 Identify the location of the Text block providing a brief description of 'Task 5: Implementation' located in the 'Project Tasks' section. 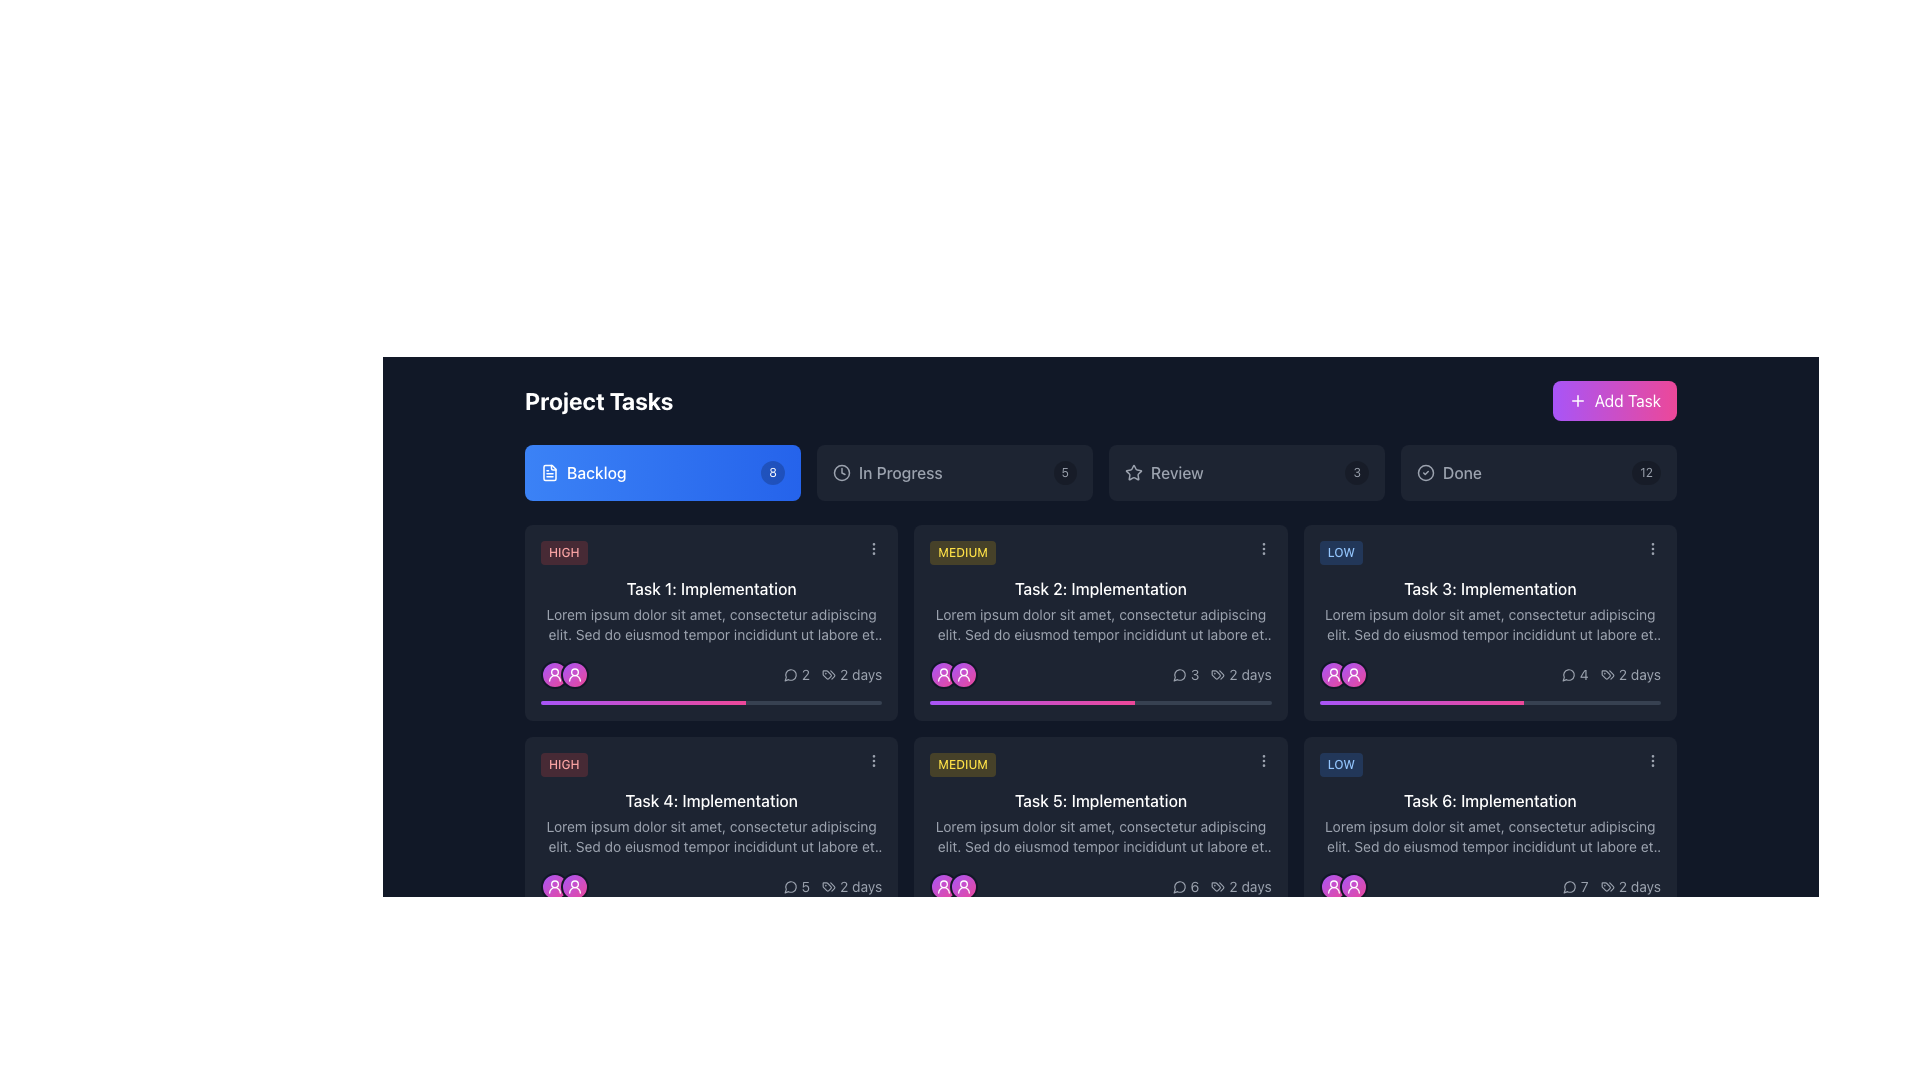
(1099, 837).